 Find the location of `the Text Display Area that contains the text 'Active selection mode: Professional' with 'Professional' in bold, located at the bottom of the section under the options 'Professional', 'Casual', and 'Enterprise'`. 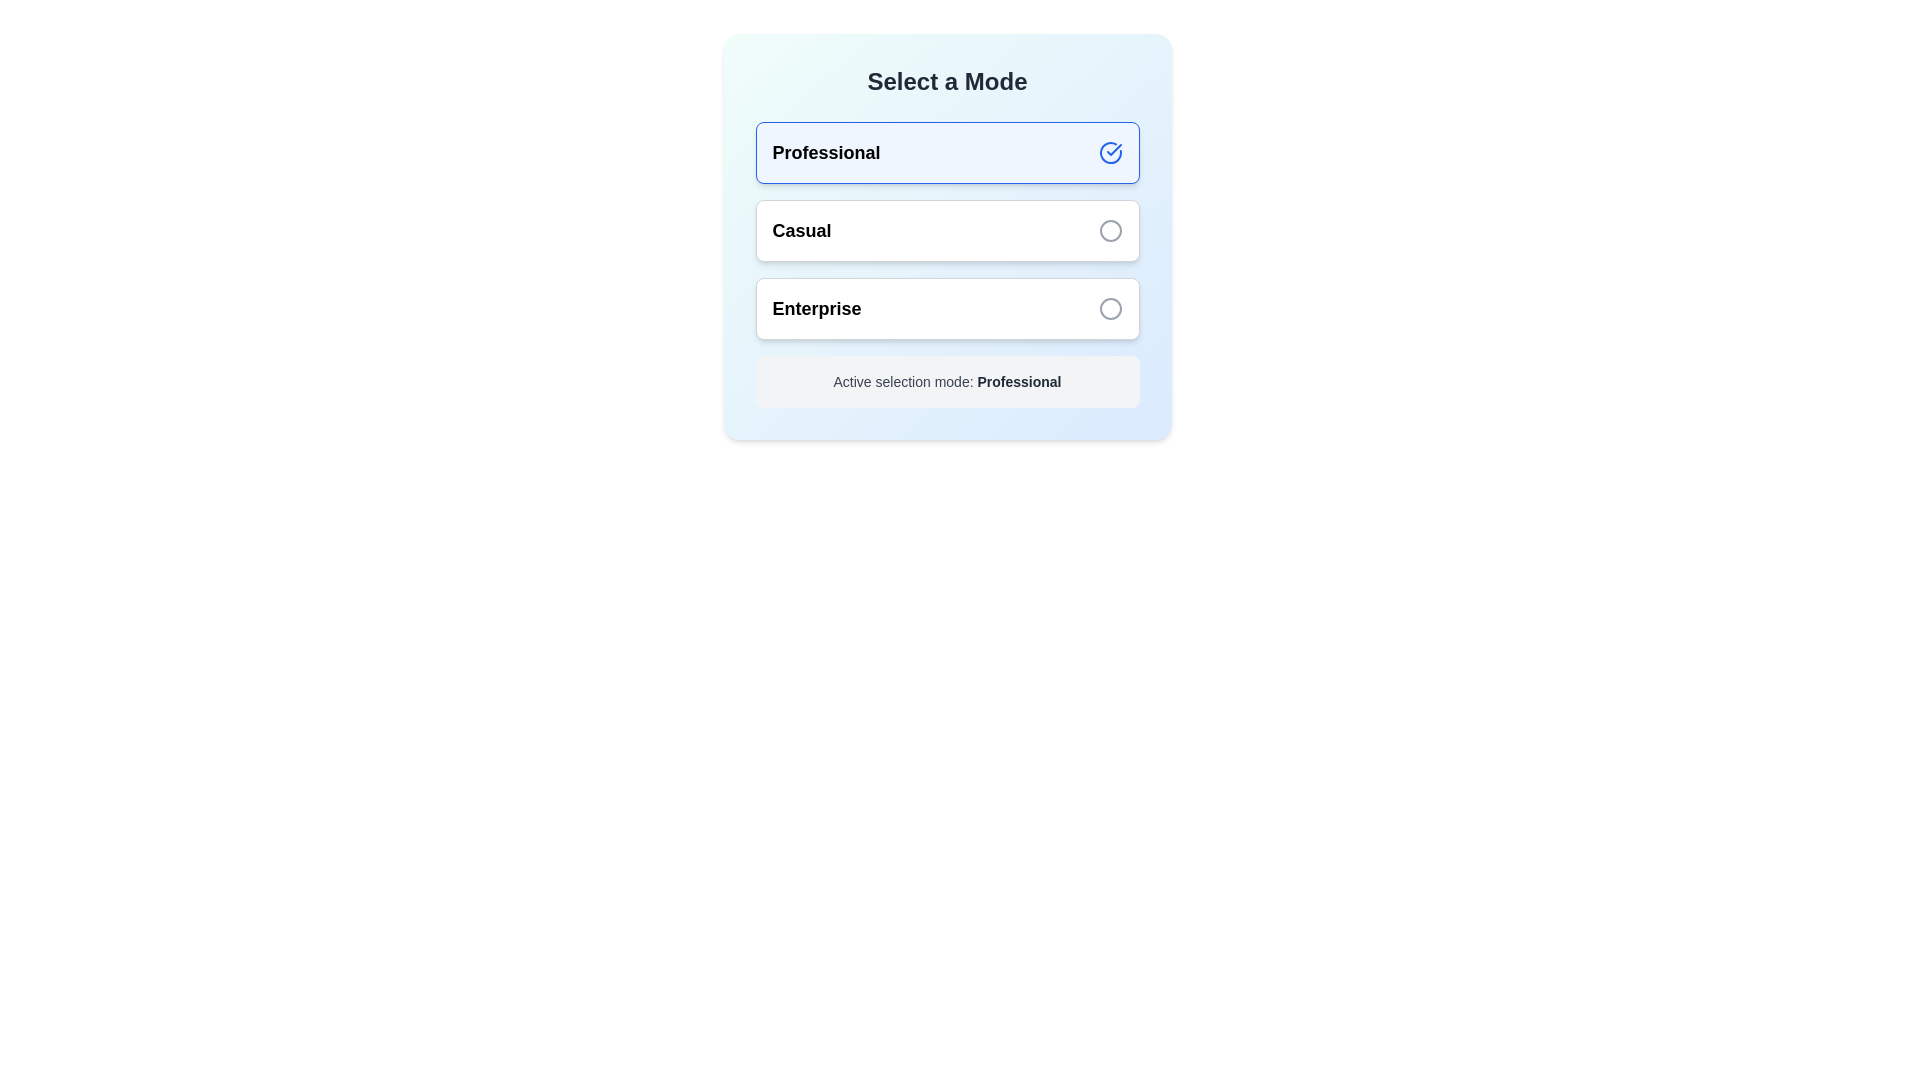

the Text Display Area that contains the text 'Active selection mode: Professional' with 'Professional' in bold, located at the bottom of the section under the options 'Professional', 'Casual', and 'Enterprise' is located at coordinates (946, 381).